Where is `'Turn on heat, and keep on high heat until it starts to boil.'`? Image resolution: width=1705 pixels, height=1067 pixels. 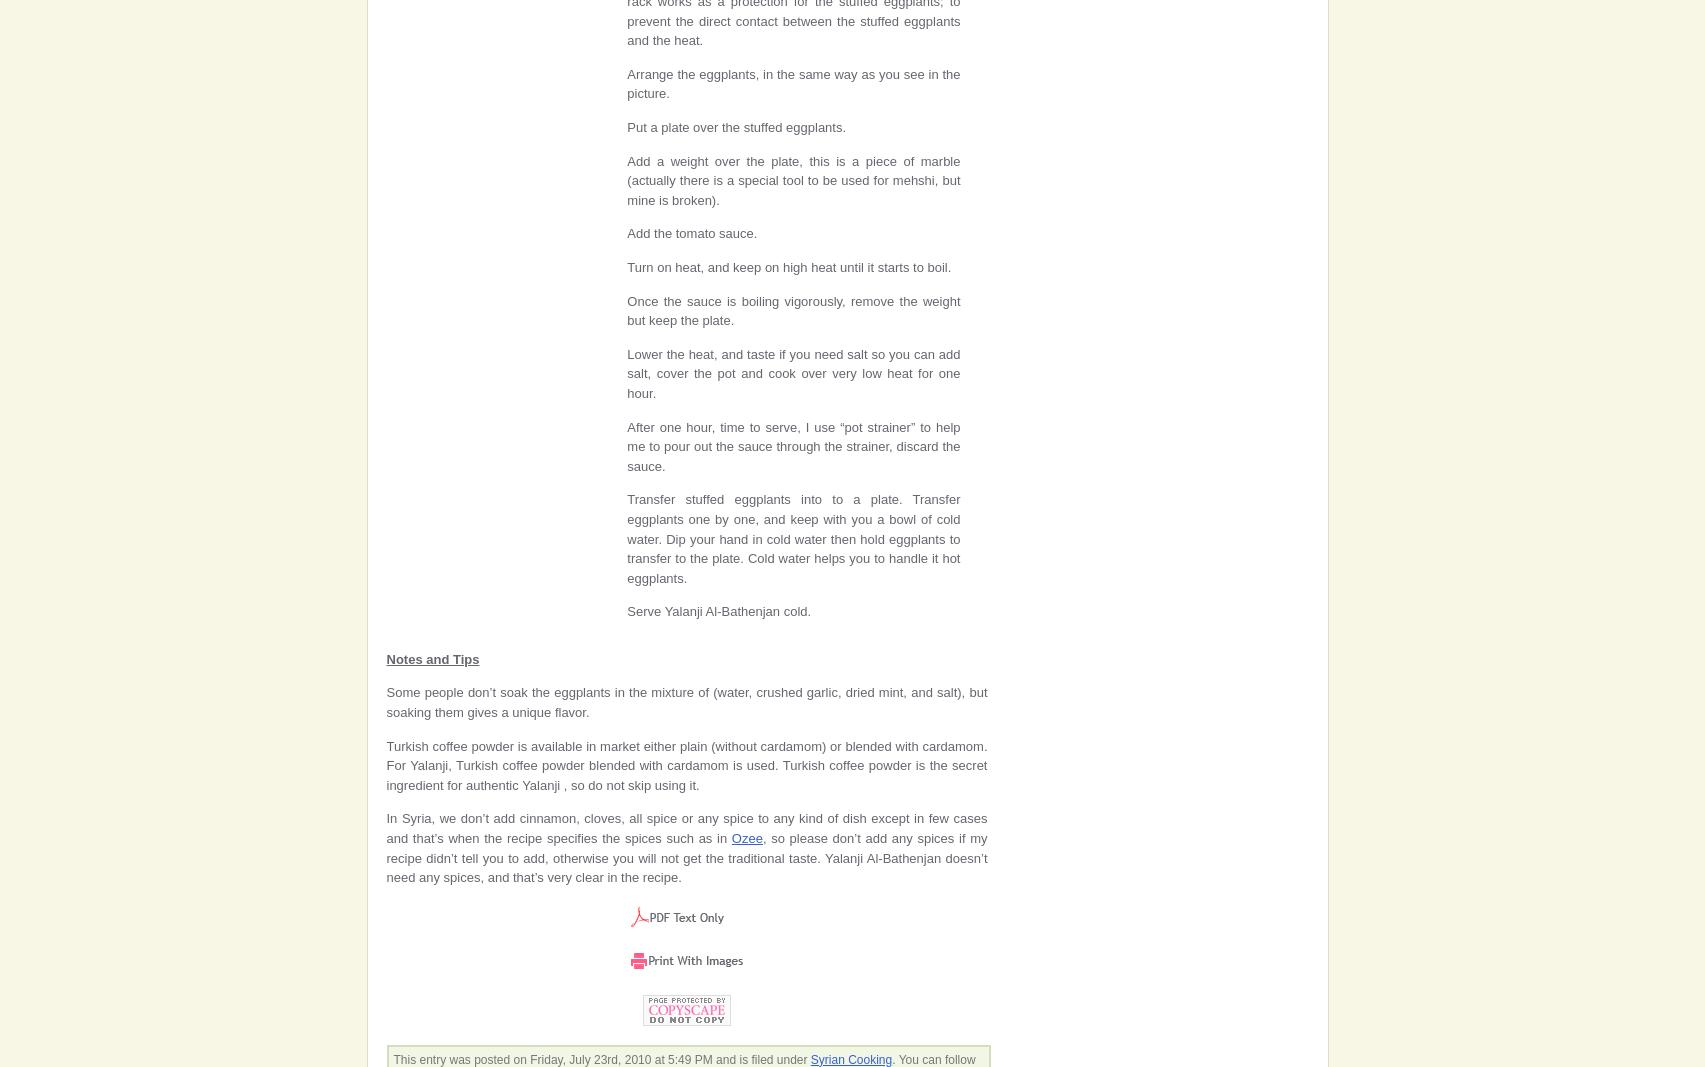 'Turn on heat, and keep on high heat until it starts to boil.' is located at coordinates (789, 266).